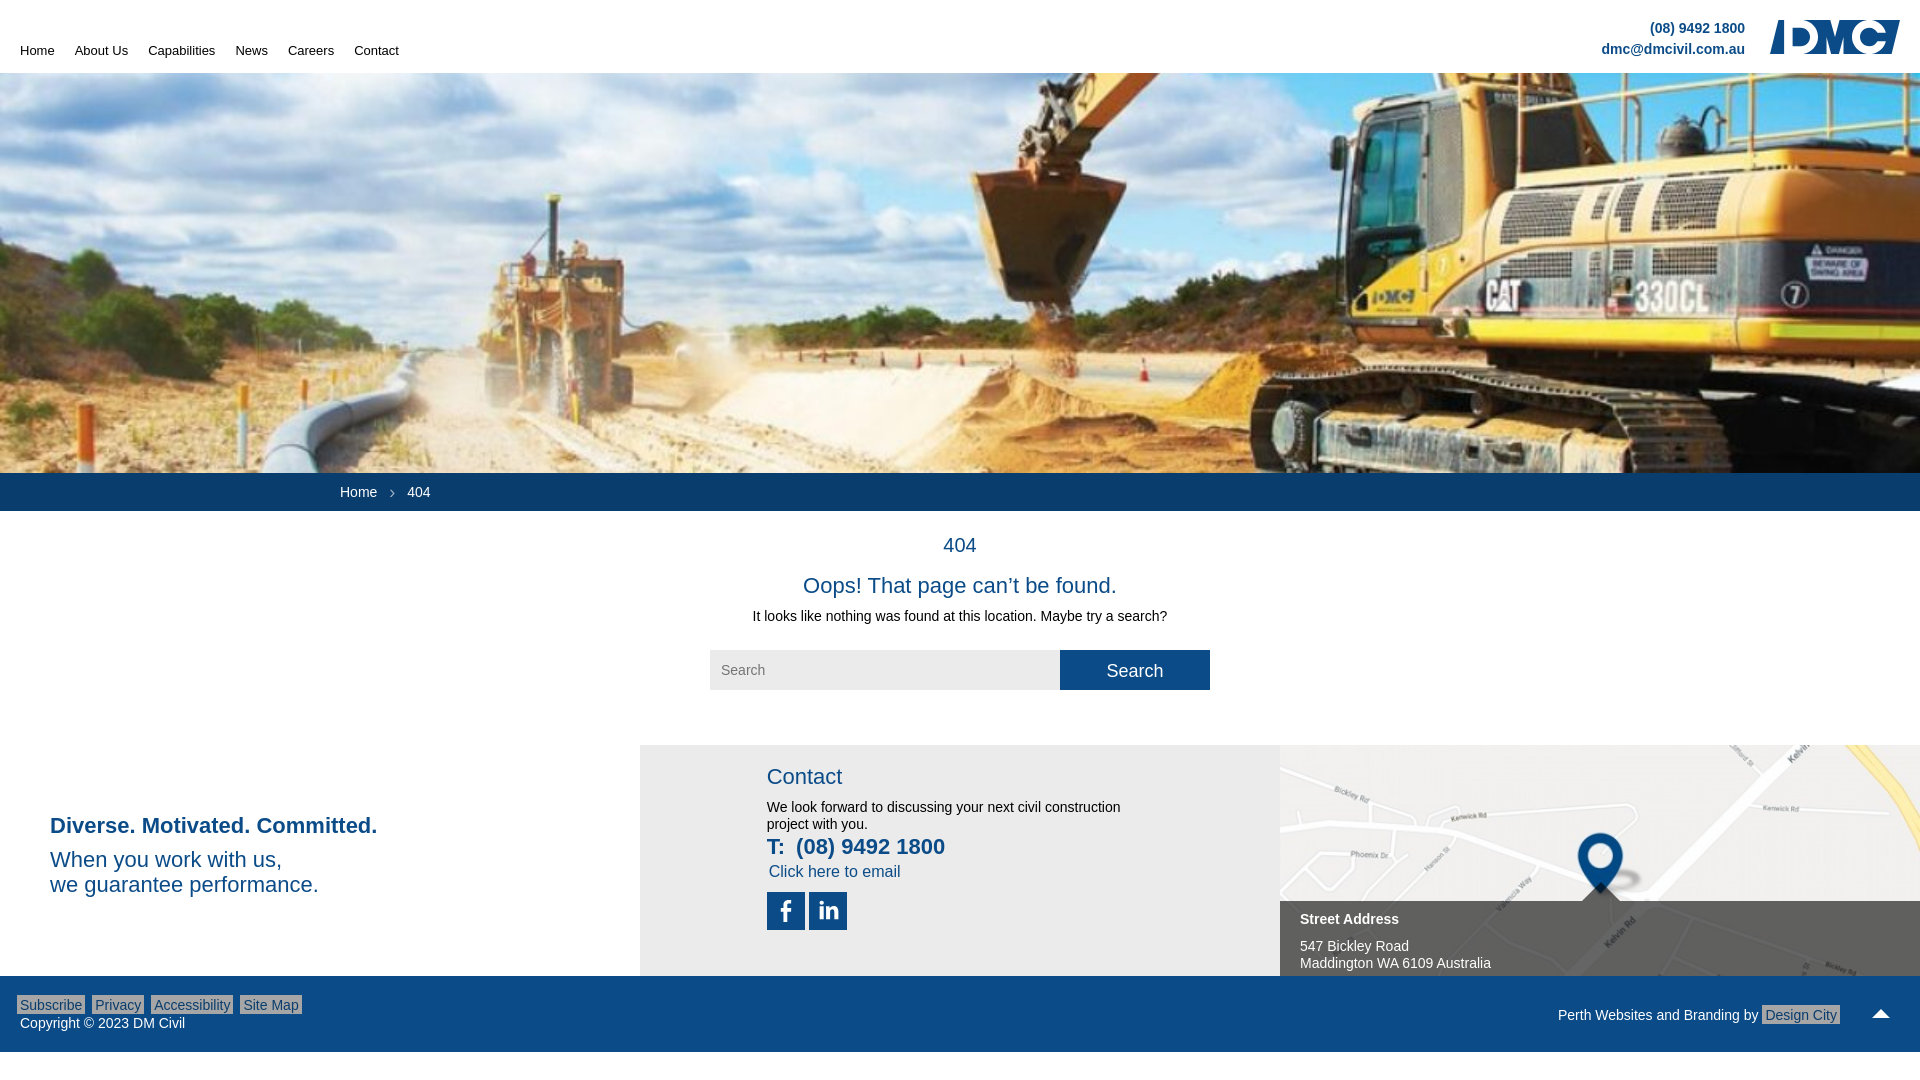 Image resolution: width=1920 pixels, height=1080 pixels. What do you see at coordinates (117, 1004) in the screenshot?
I see `'Privacy'` at bounding box center [117, 1004].